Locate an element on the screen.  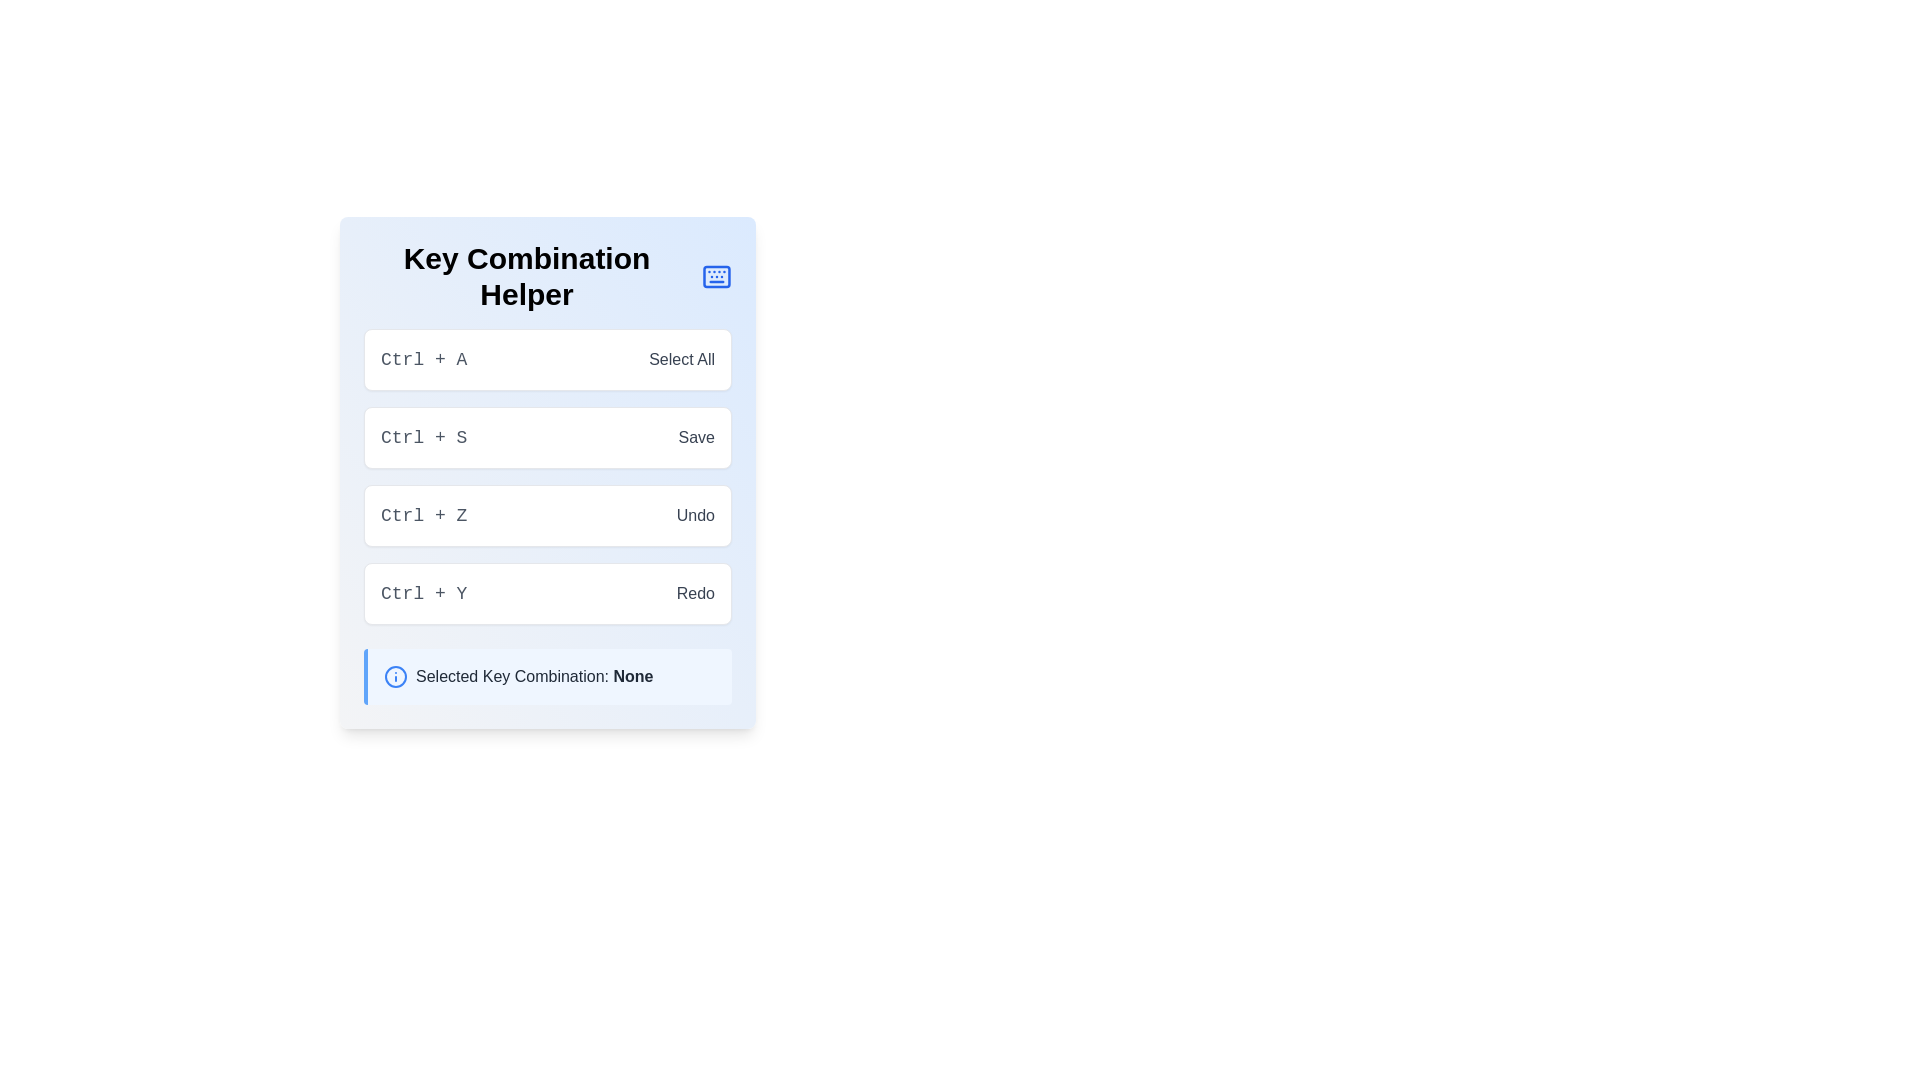
the 'Save' button, which is the second item is located at coordinates (547, 437).